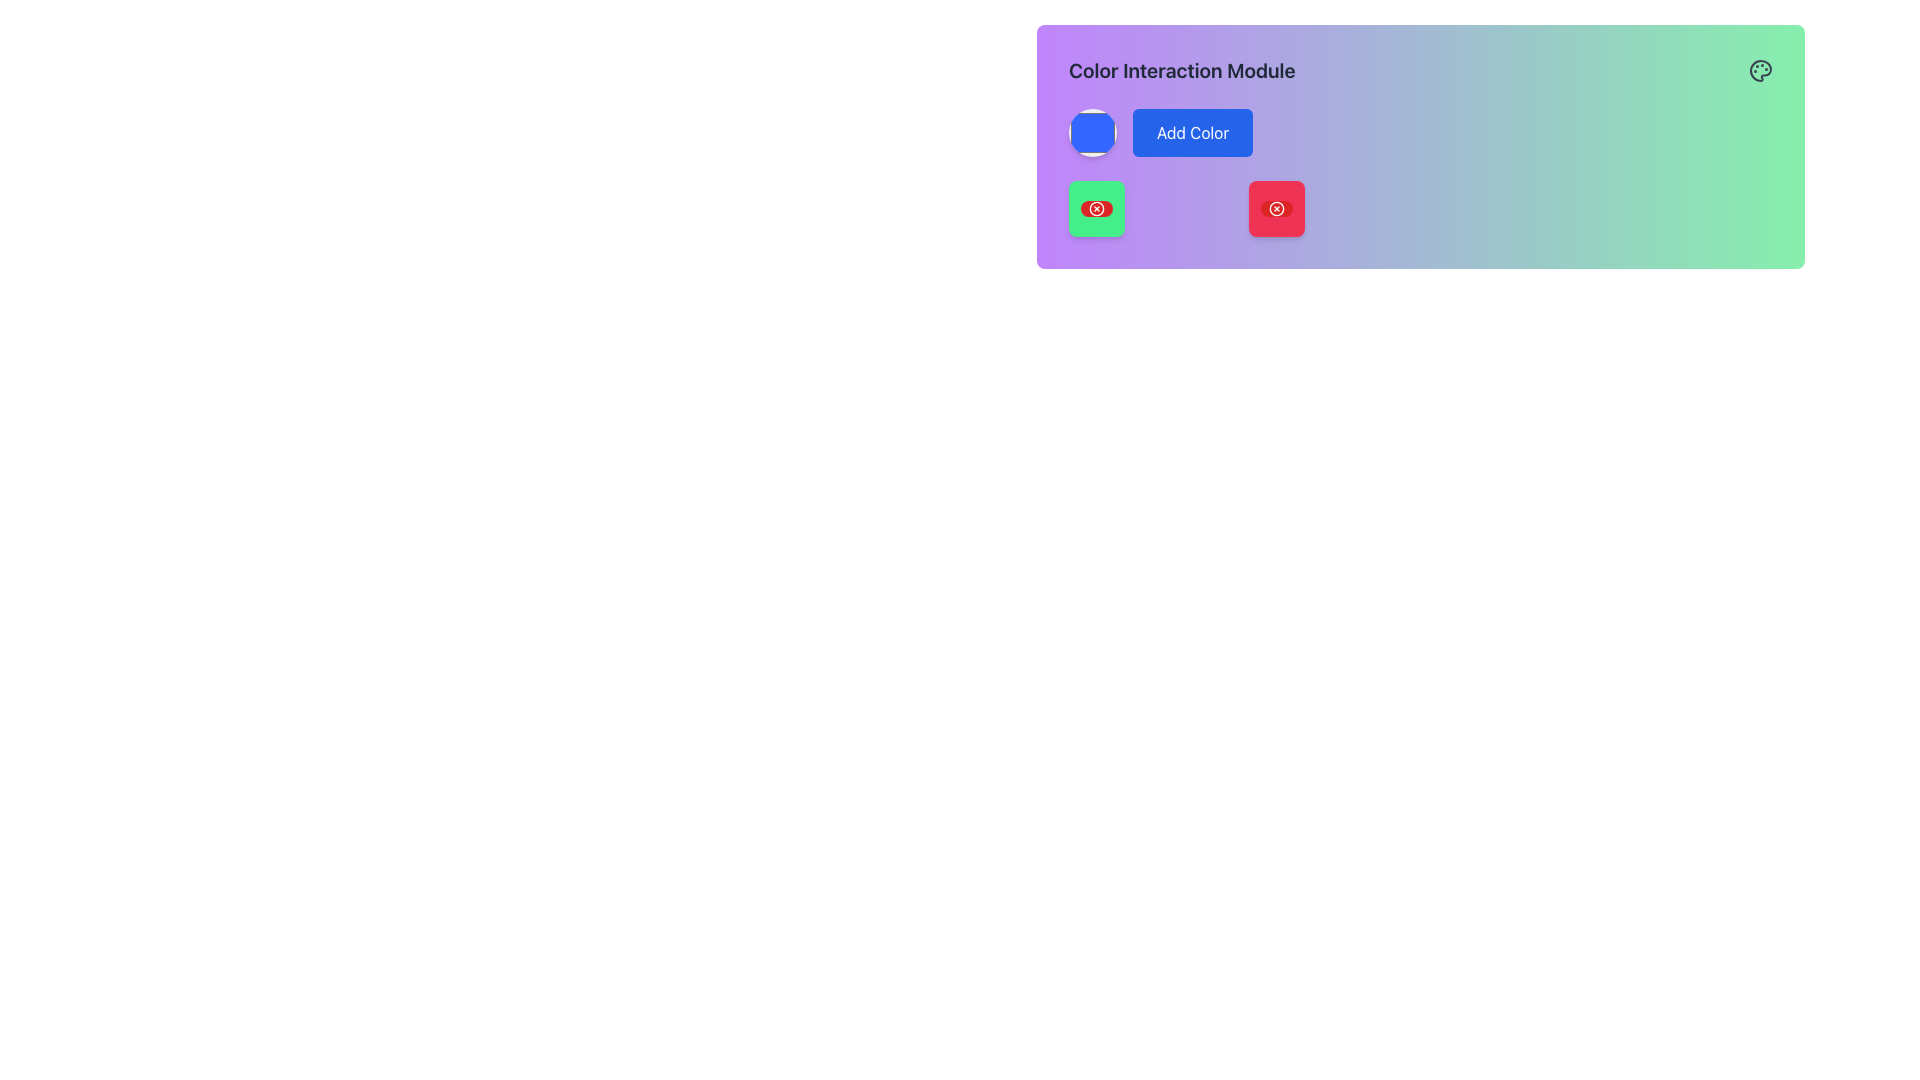 The image size is (1920, 1080). Describe the element at coordinates (1275, 208) in the screenshot. I see `the vibrant red button with a white 'X' icon to observe tooltips or visual feedback` at that location.